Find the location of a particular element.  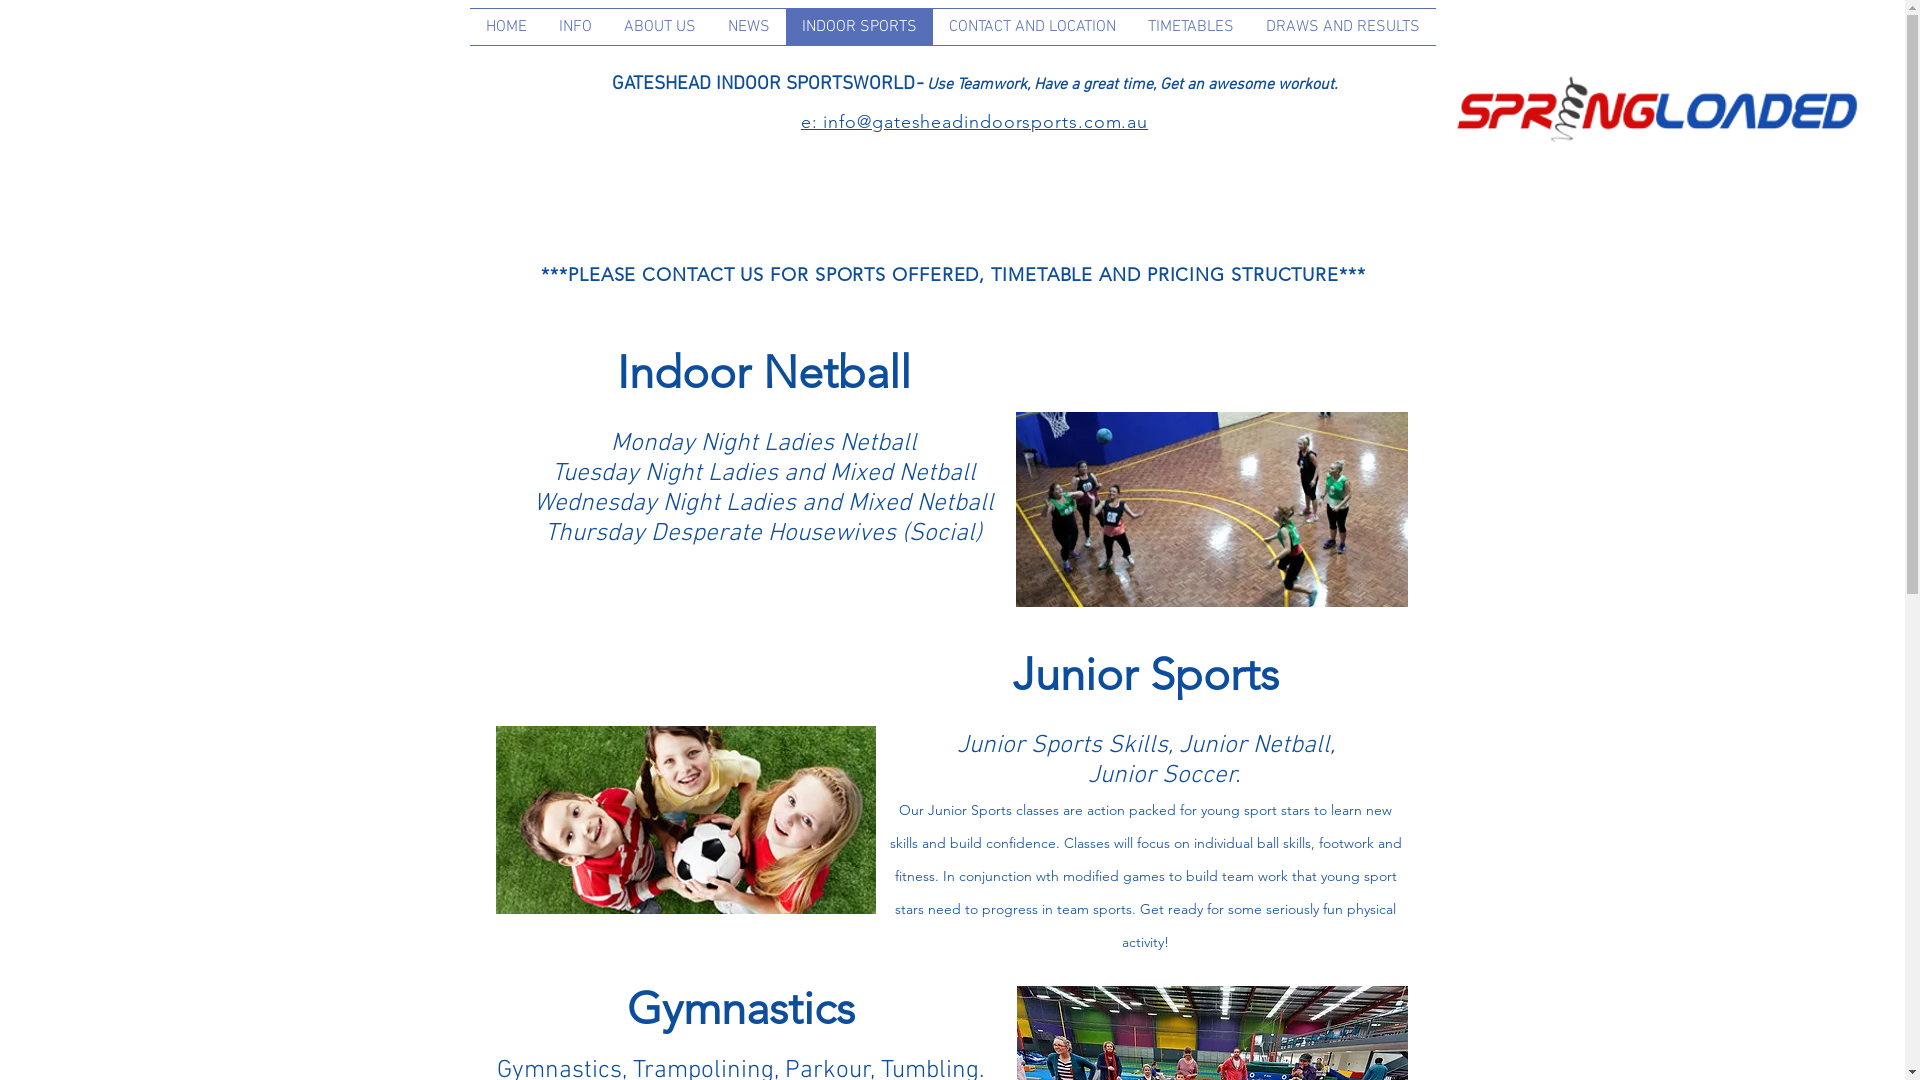

'NEWS' is located at coordinates (747, 27).